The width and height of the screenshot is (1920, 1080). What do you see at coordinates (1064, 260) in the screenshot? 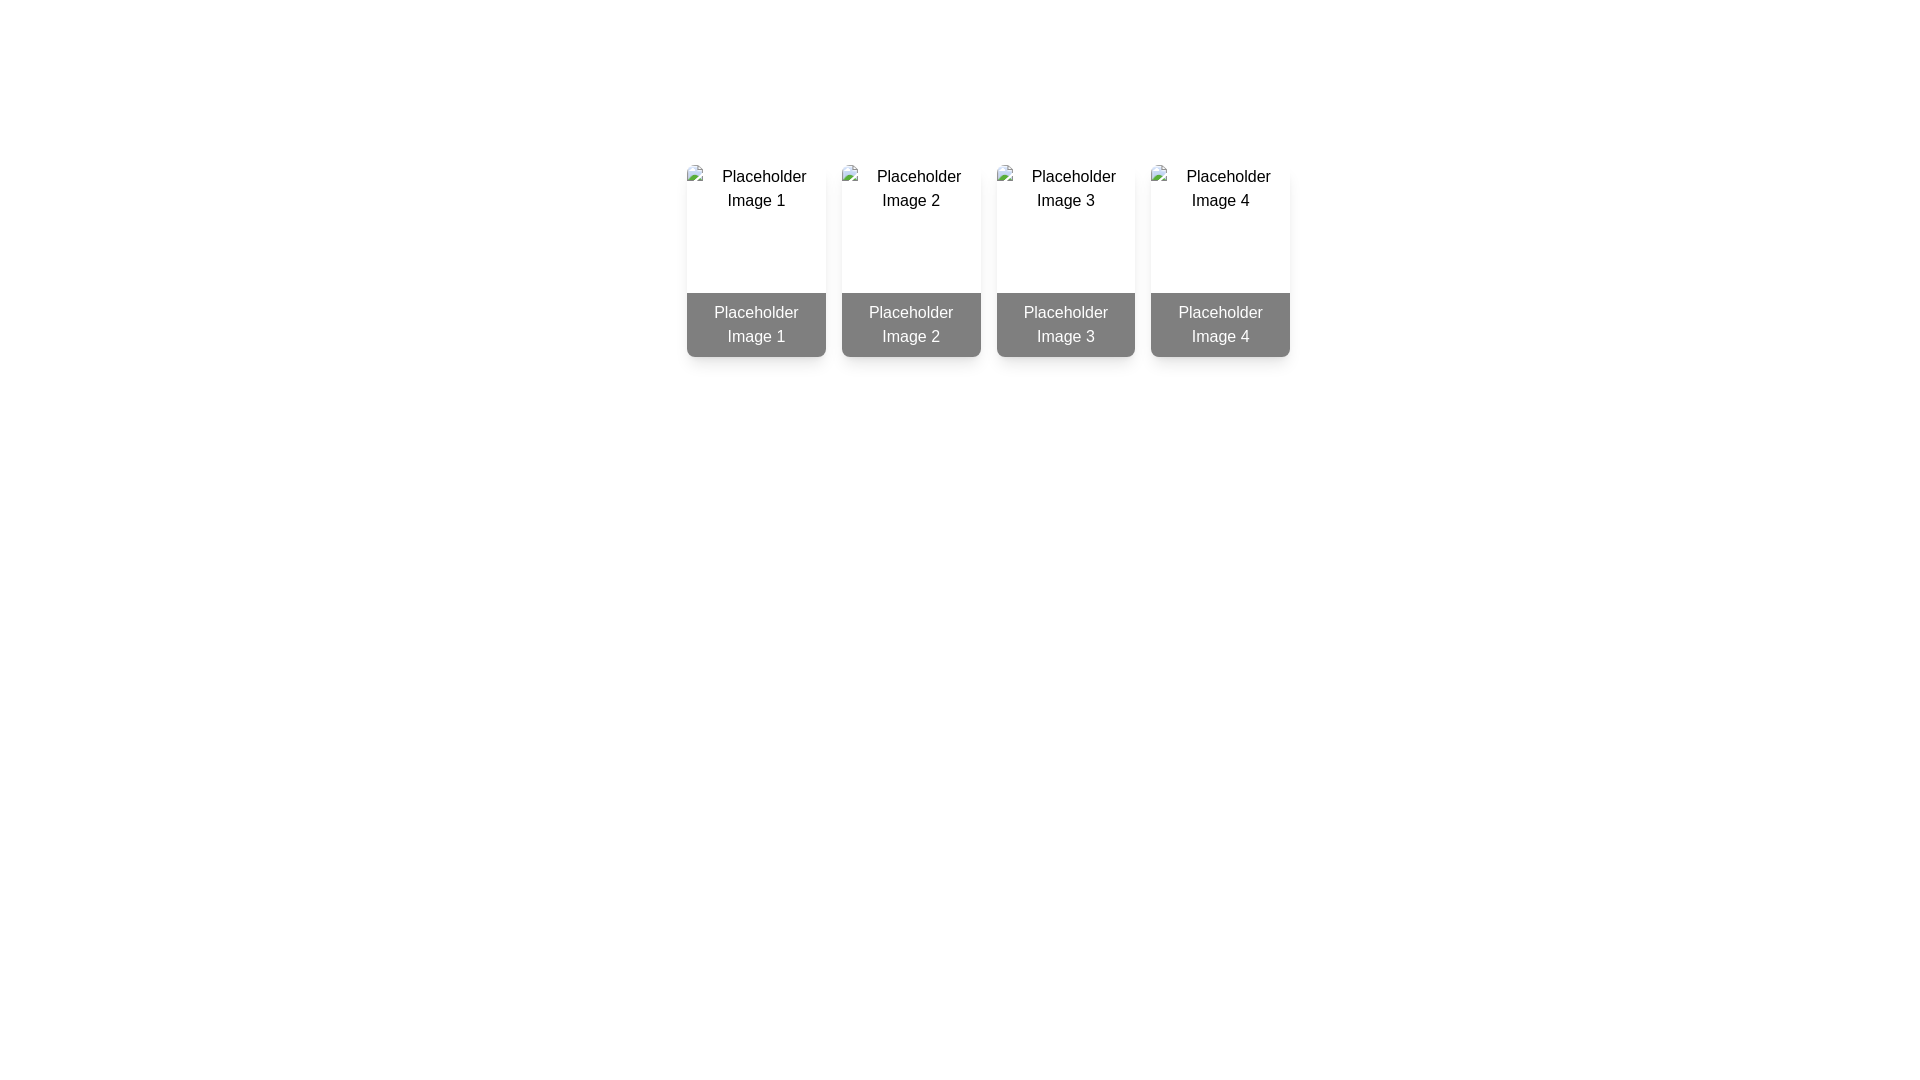
I see `the Card element that displays 'Placeholder Image 3' and has a darker shaded bottom section, positioned as the third card in a horizontal layout` at bounding box center [1064, 260].